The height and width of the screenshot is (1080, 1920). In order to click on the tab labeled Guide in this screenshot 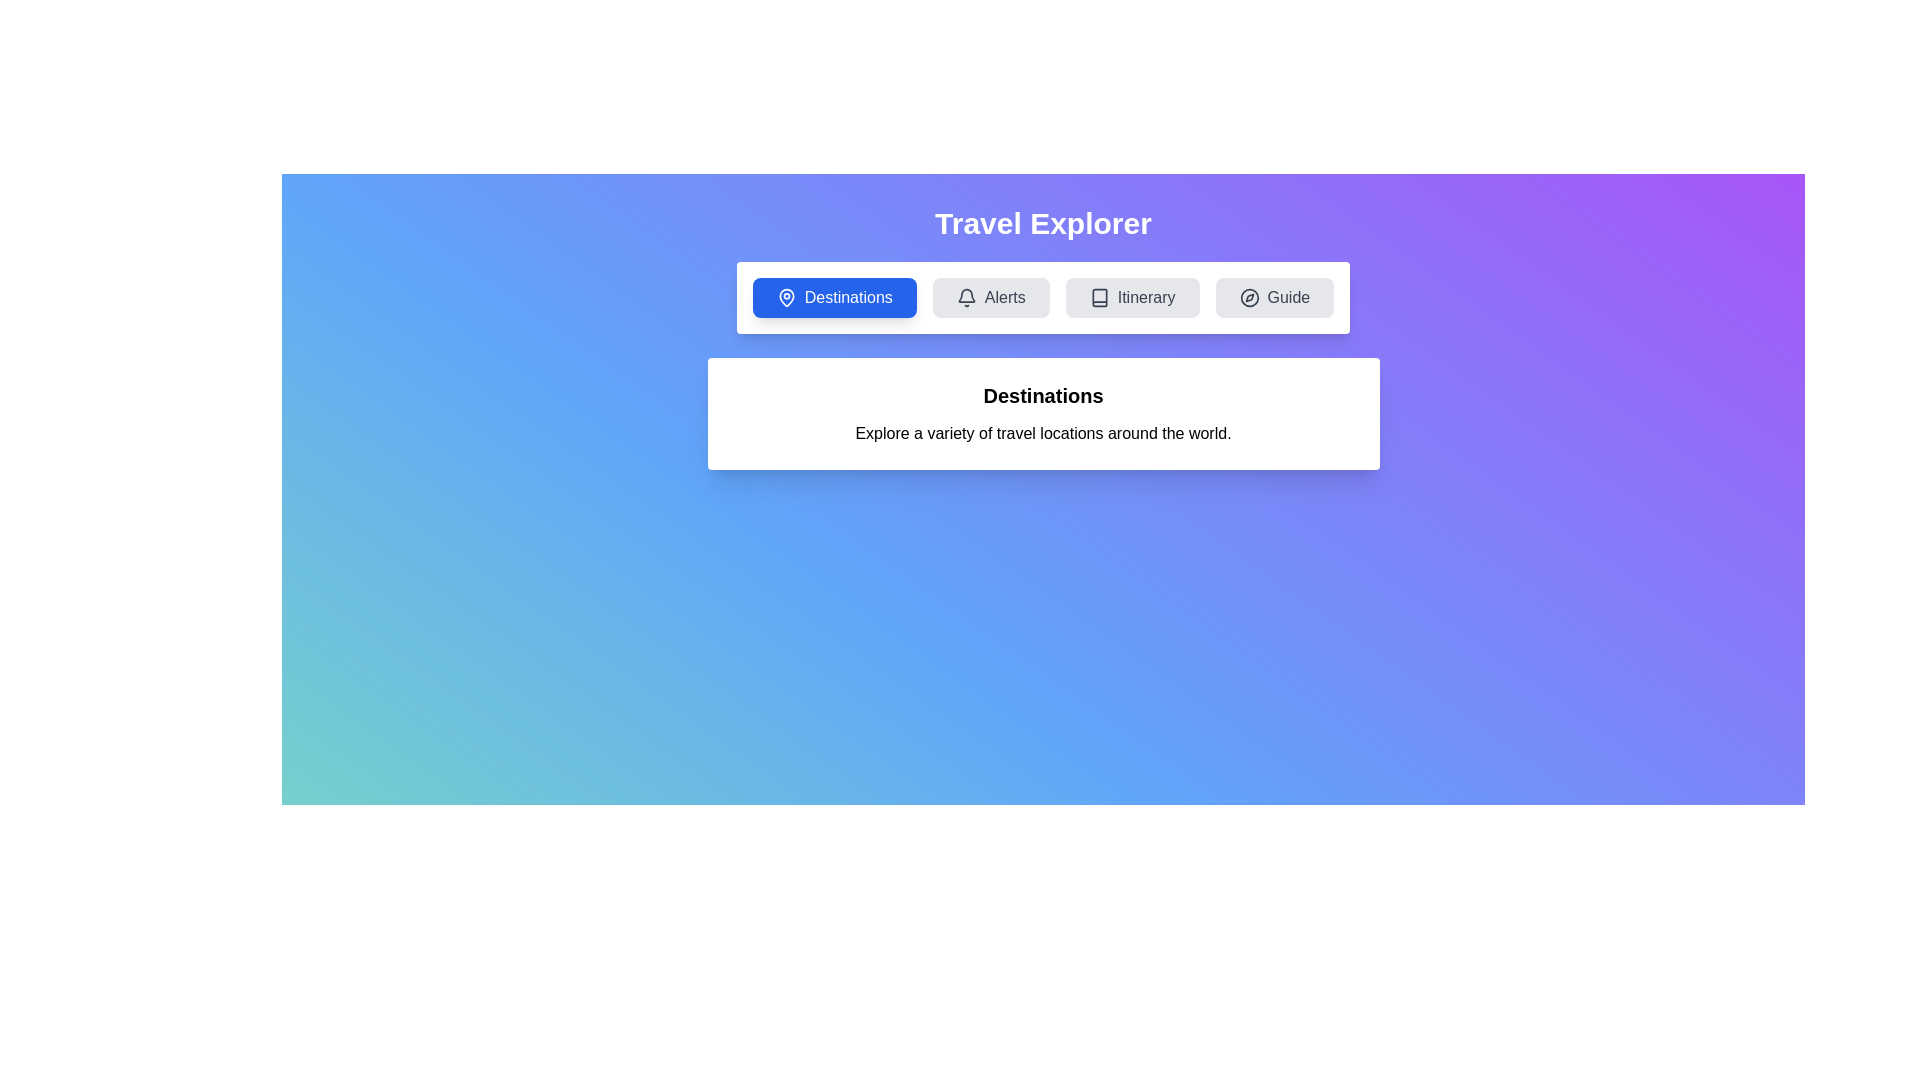, I will do `click(1273, 297)`.